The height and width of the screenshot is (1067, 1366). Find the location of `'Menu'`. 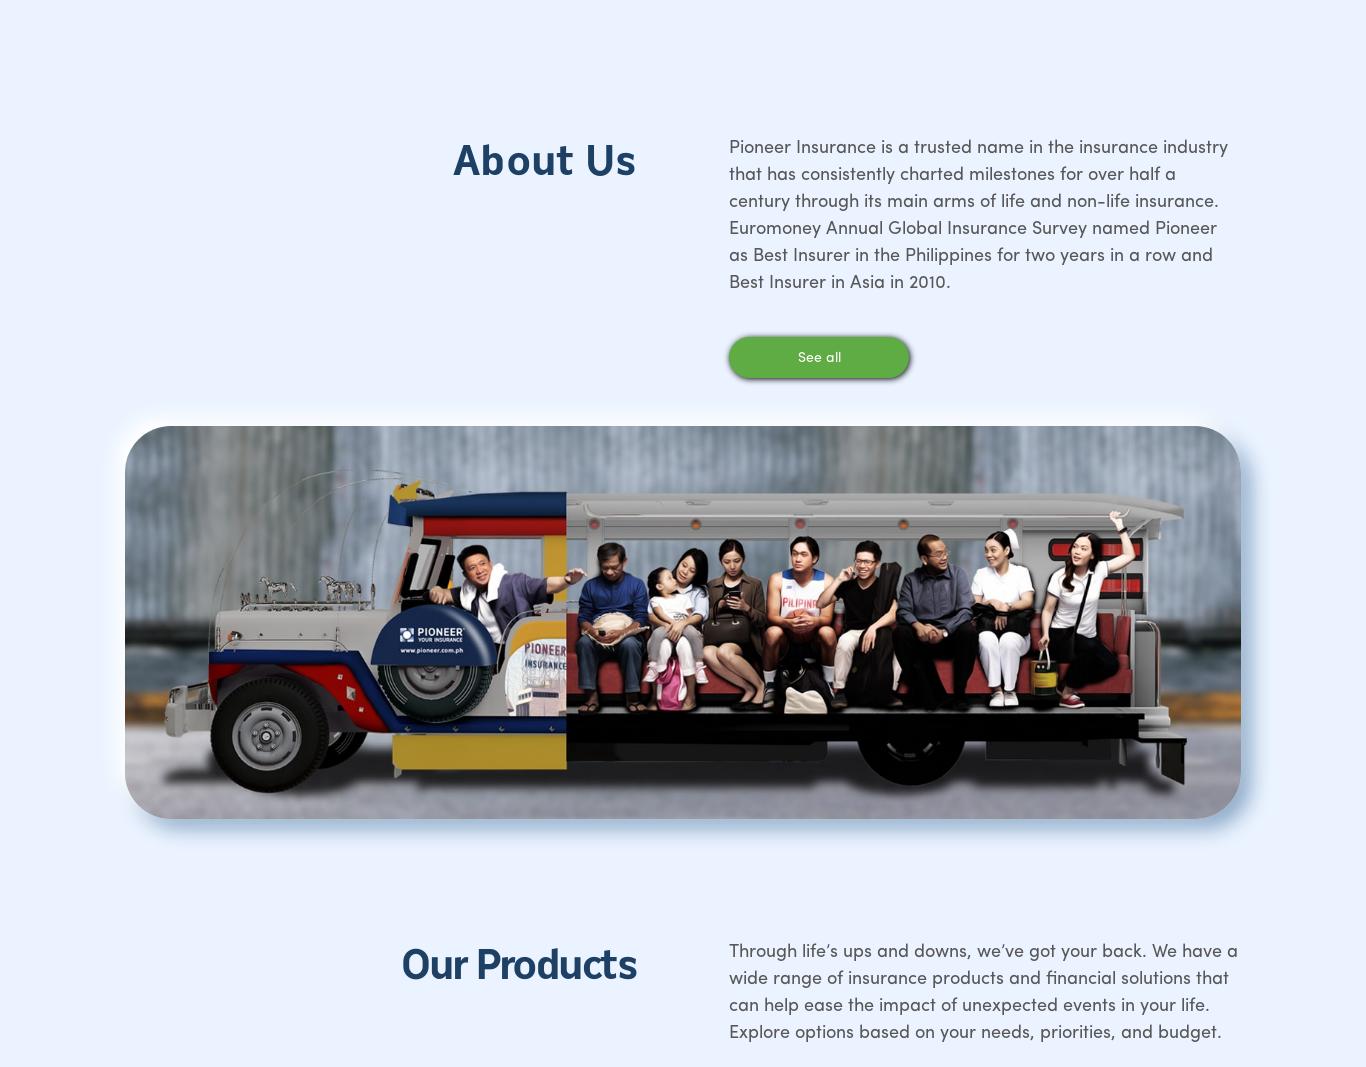

'Menu' is located at coordinates (89, 165).